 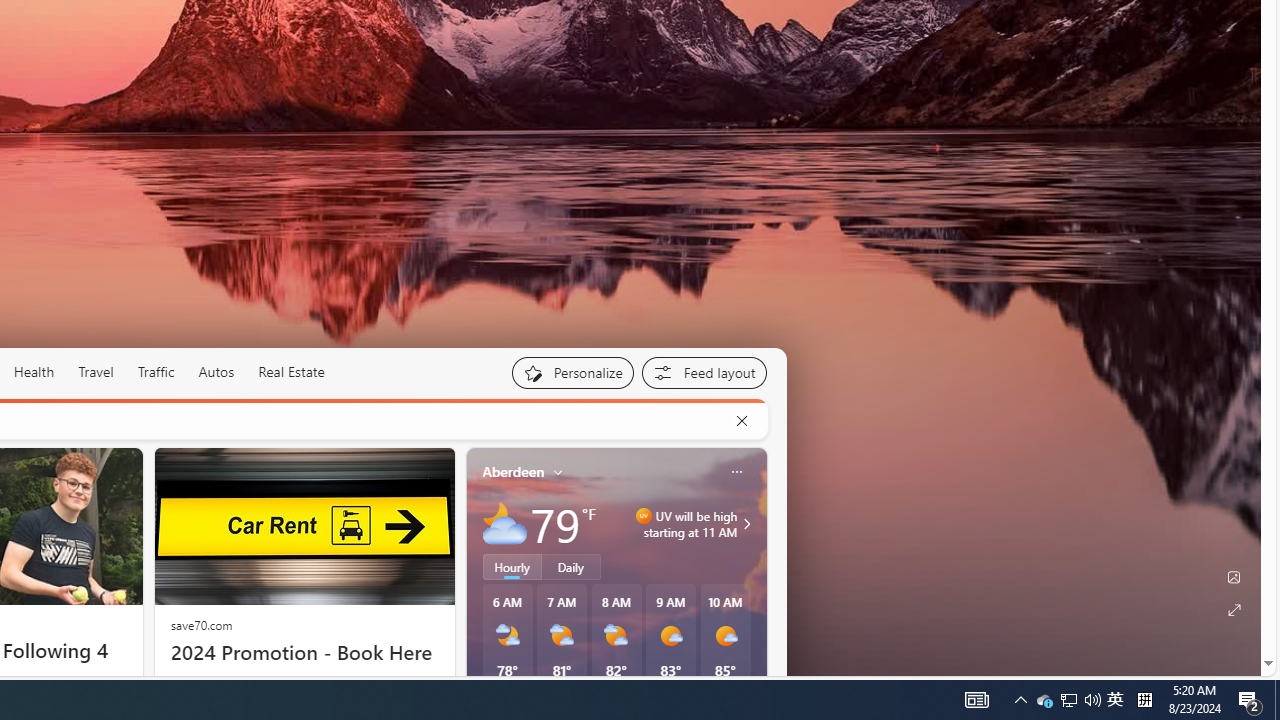 What do you see at coordinates (201, 623) in the screenshot?
I see `'save70.com'` at bounding box center [201, 623].